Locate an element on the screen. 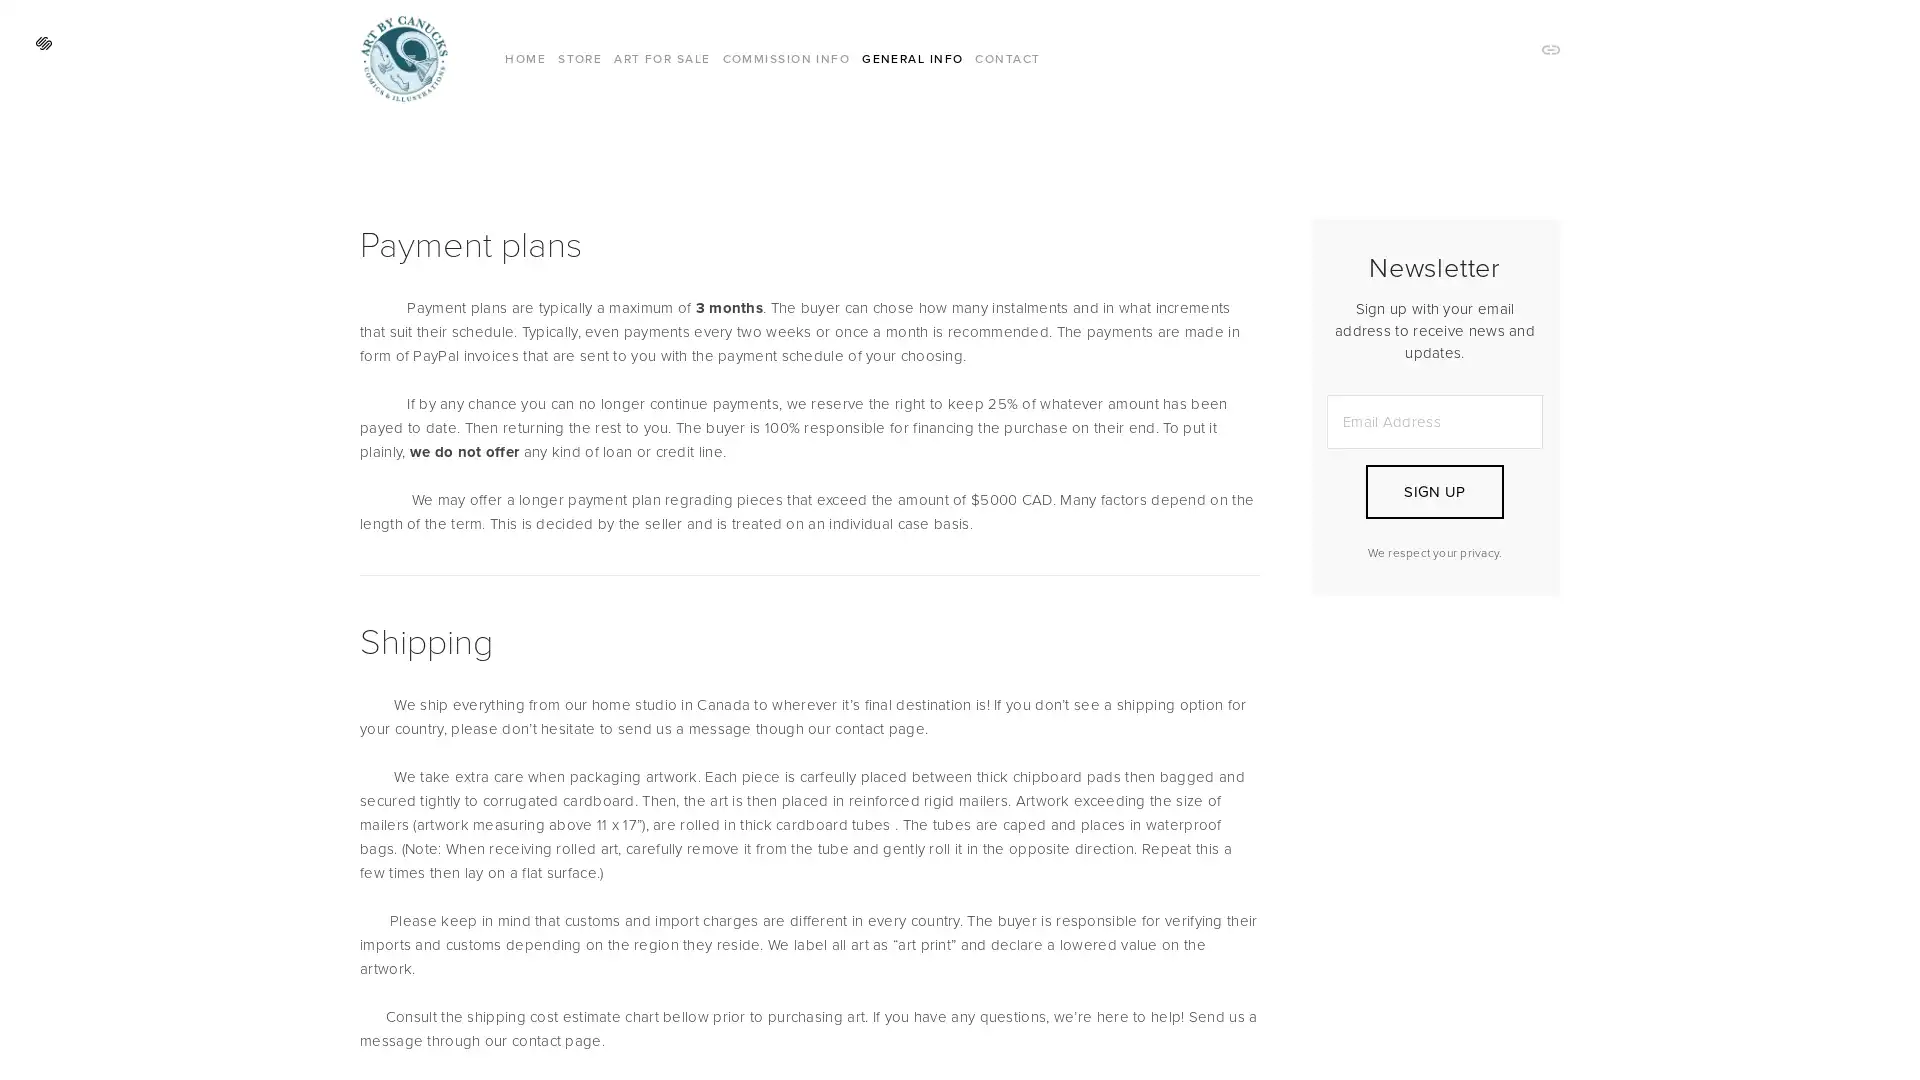 This screenshot has height=1080, width=1920. SIGN UP is located at coordinates (1433, 492).